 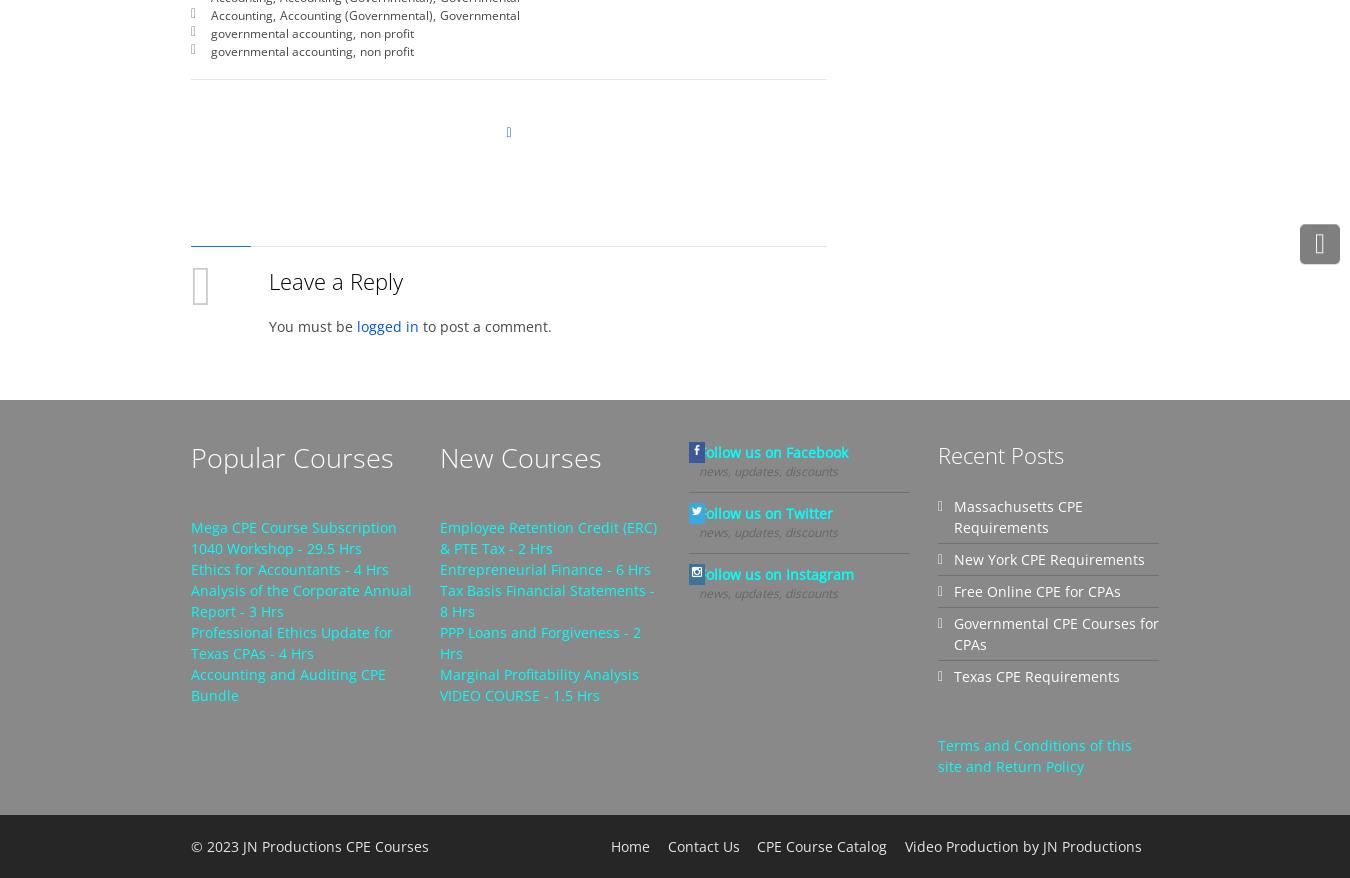 What do you see at coordinates (308, 845) in the screenshot?
I see `'© 2023 JN Productions CPE Courses'` at bounding box center [308, 845].